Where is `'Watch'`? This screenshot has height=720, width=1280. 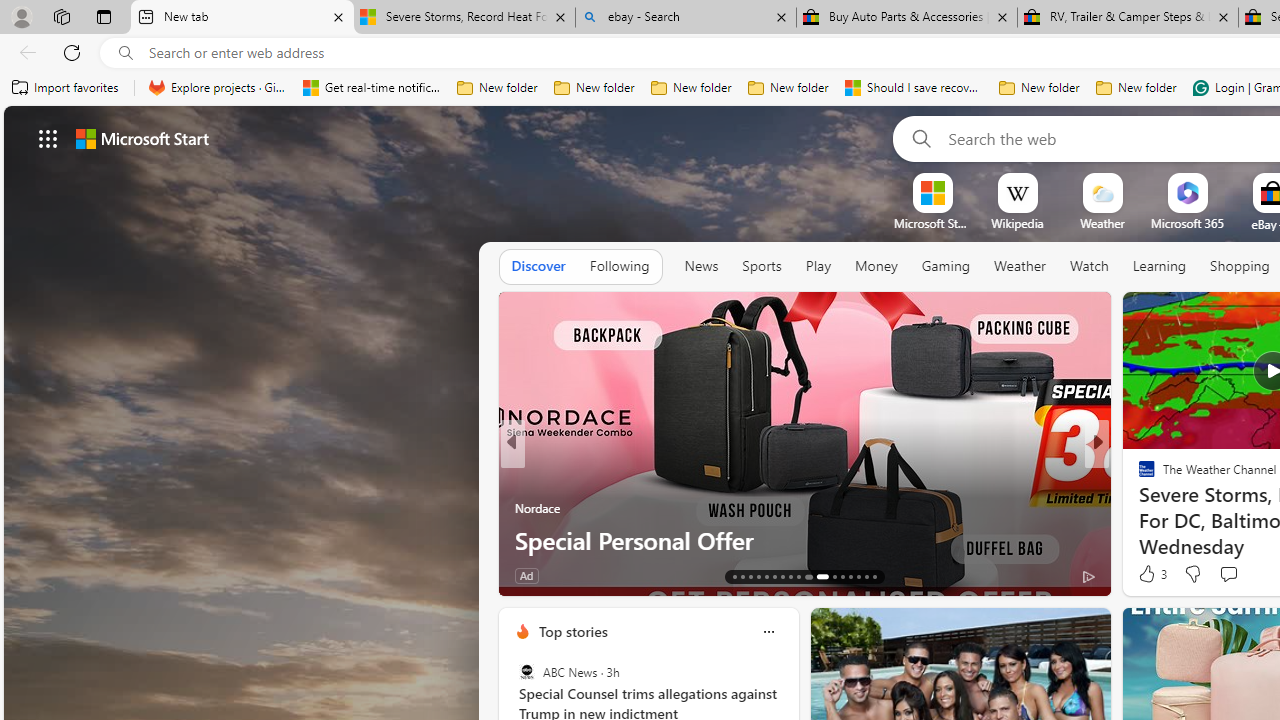
'Watch' is located at coordinates (1088, 265).